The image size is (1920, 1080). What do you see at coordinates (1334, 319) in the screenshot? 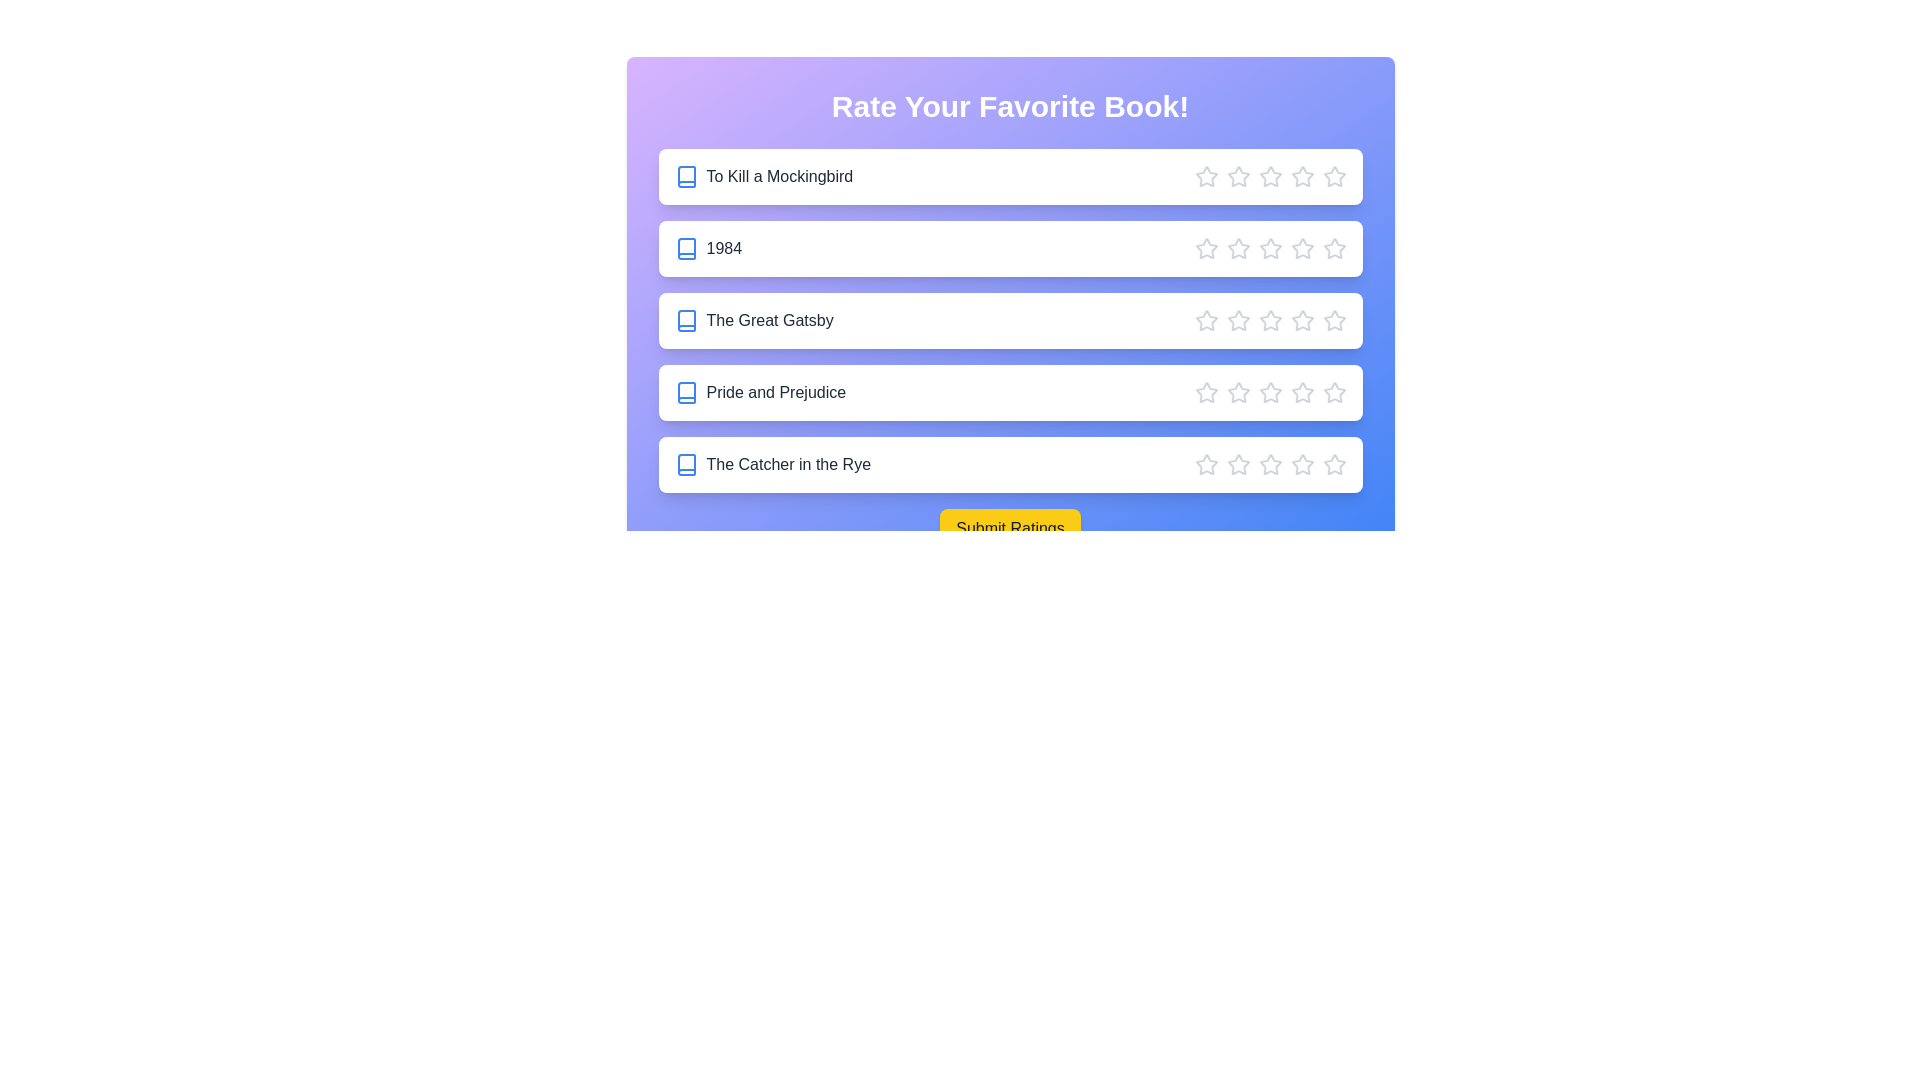
I see `the star corresponding to 5 stars for the book The Great Gatsby` at bounding box center [1334, 319].